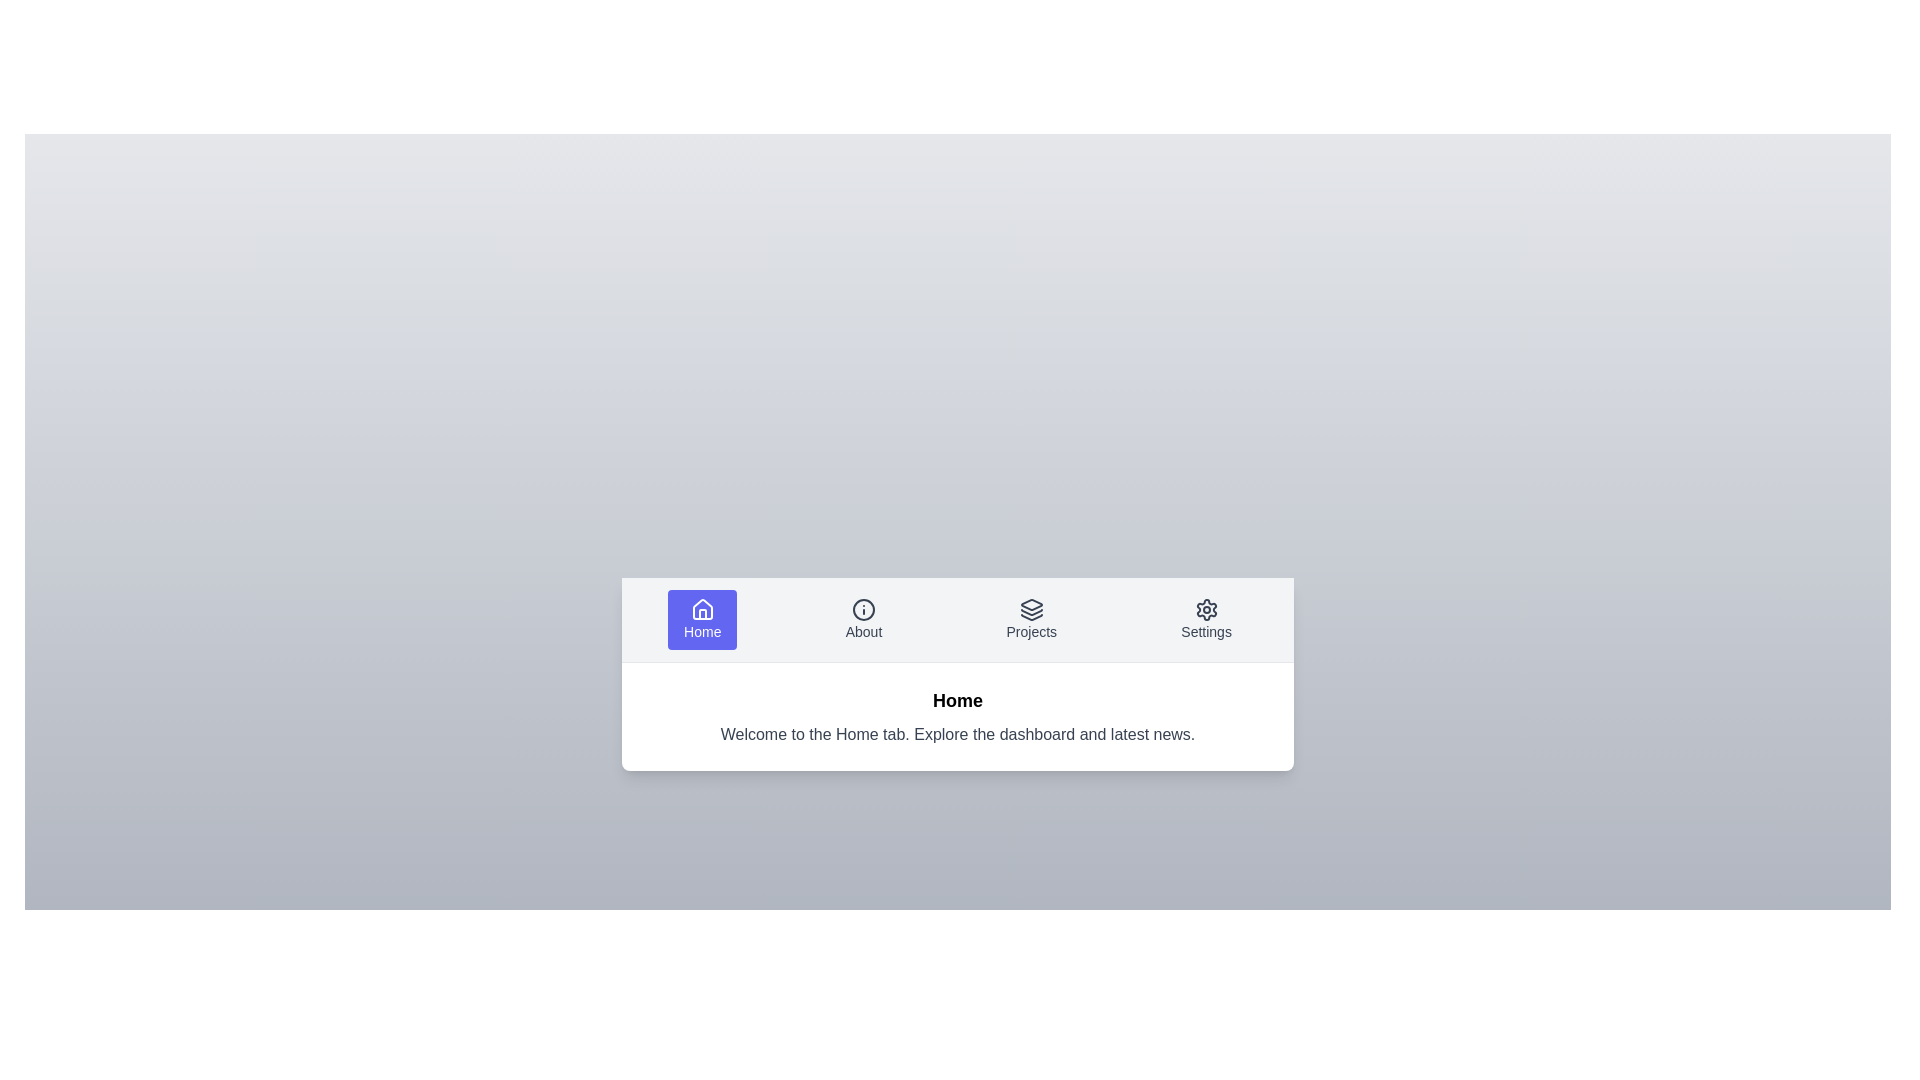 The width and height of the screenshot is (1920, 1080). Describe the element at coordinates (1031, 618) in the screenshot. I see `the Projects tab by clicking on its label or icon` at that location.